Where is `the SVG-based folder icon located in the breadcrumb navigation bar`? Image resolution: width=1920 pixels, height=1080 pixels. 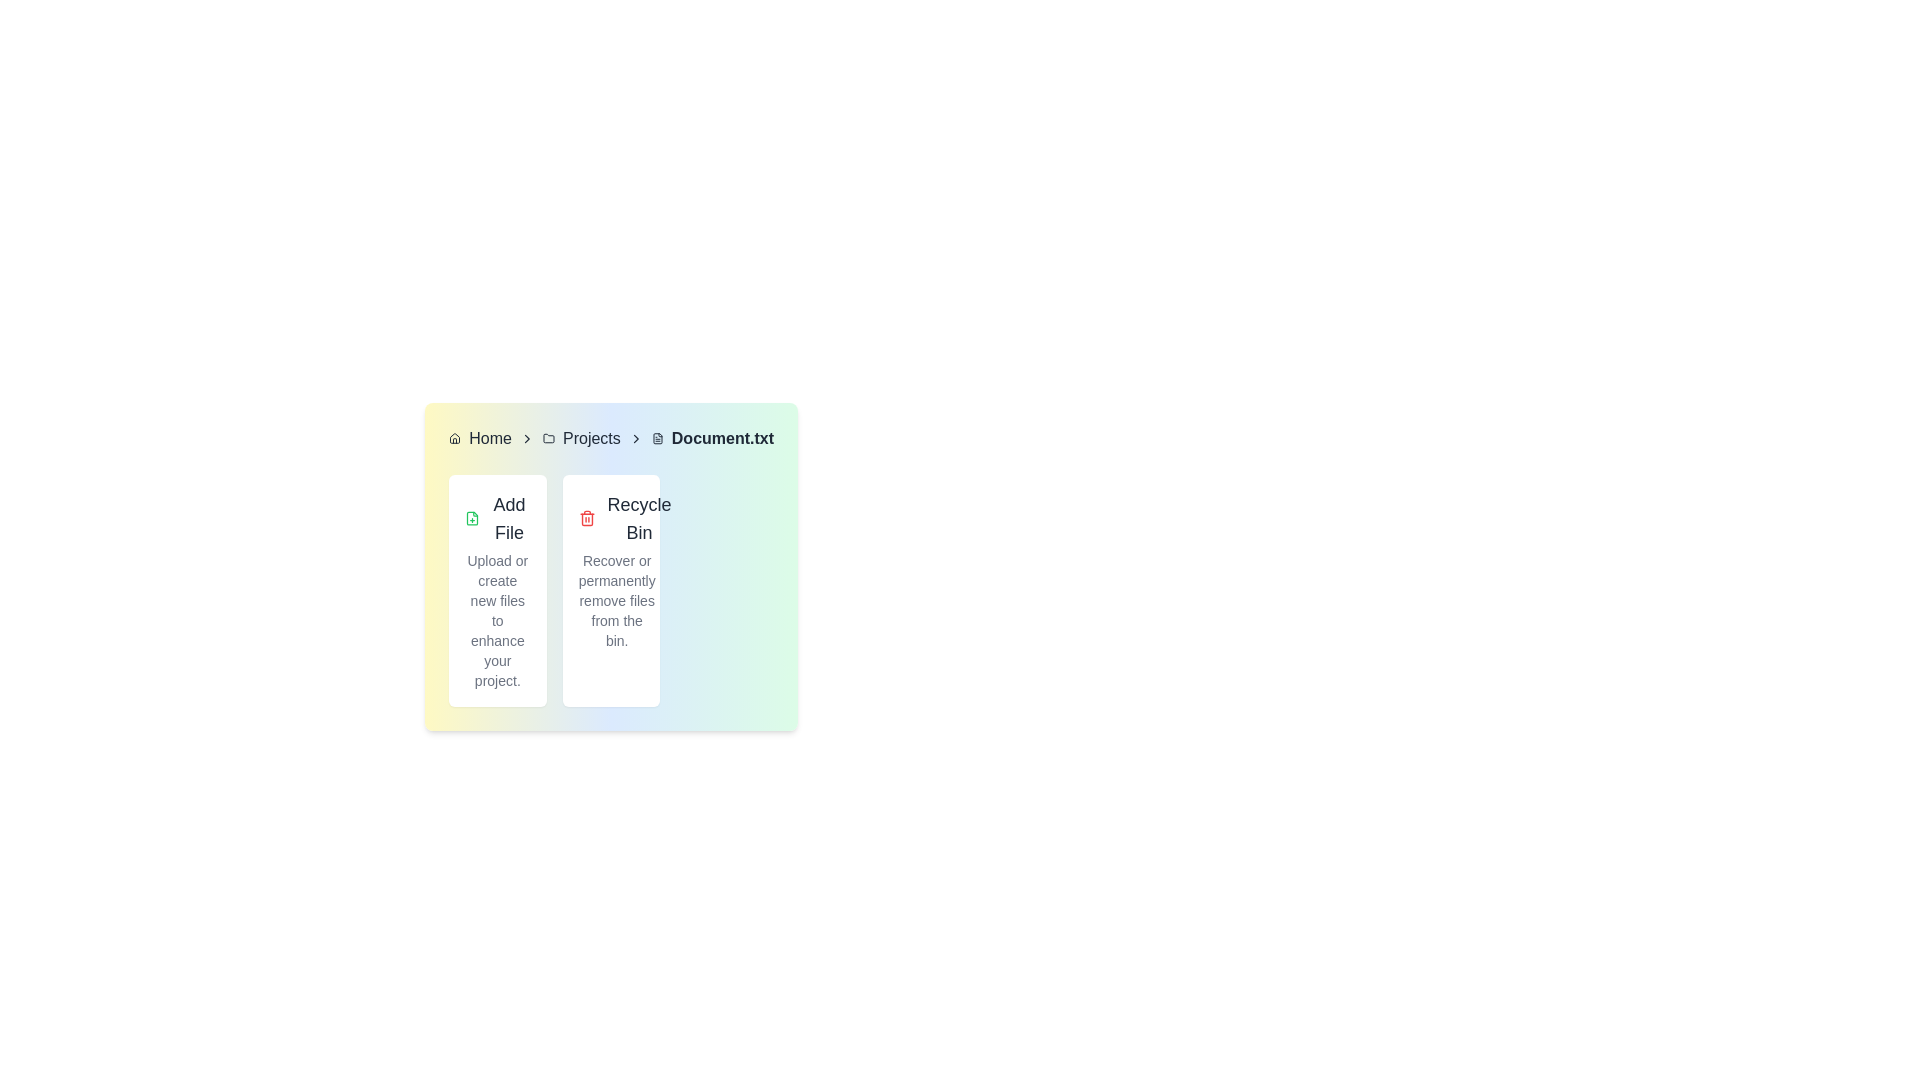
the SVG-based folder icon located in the breadcrumb navigation bar is located at coordinates (548, 438).